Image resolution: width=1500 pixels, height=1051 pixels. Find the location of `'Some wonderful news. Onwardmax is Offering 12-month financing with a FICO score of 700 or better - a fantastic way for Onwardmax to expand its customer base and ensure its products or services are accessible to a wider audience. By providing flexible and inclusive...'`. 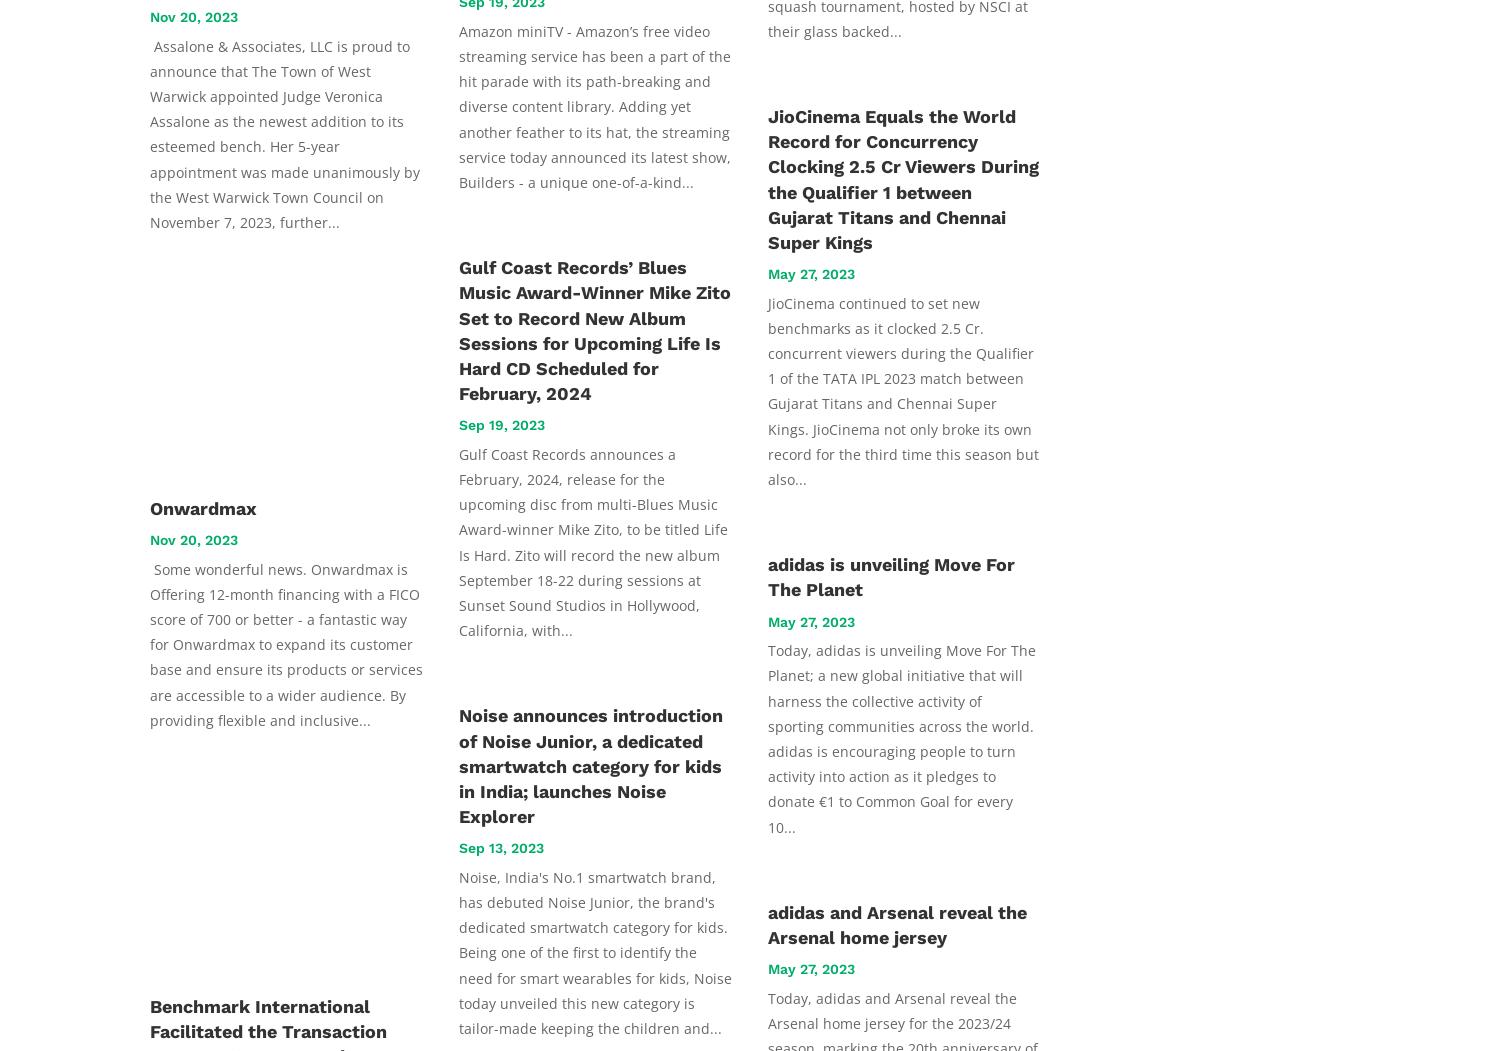

'Some wonderful news. Onwardmax is Offering 12-month financing with a FICO score of 700 or better - a fantastic way for Onwardmax to expand its customer base and ensure its products or services are accessible to a wider audience. By providing flexible and inclusive...' is located at coordinates (286, 642).